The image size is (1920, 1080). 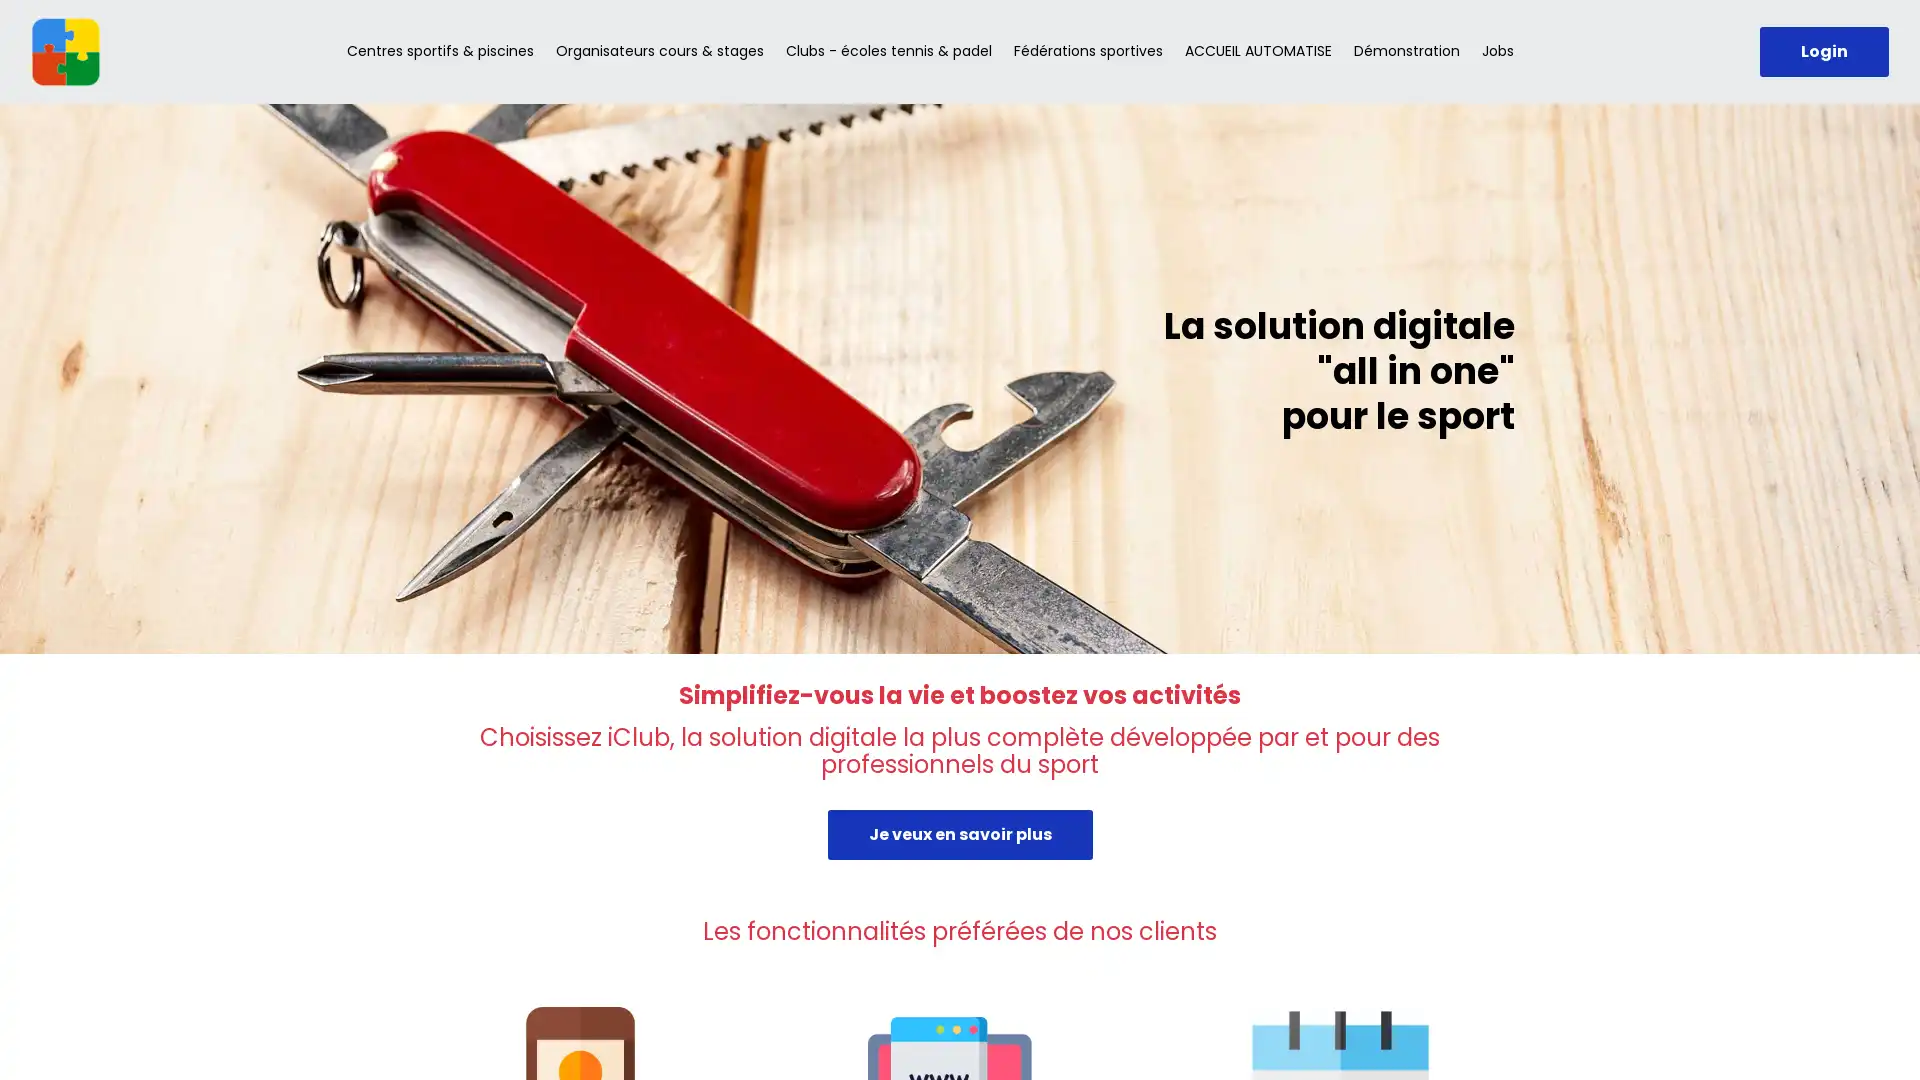 I want to click on Federations sportives, so click(x=1086, y=50).